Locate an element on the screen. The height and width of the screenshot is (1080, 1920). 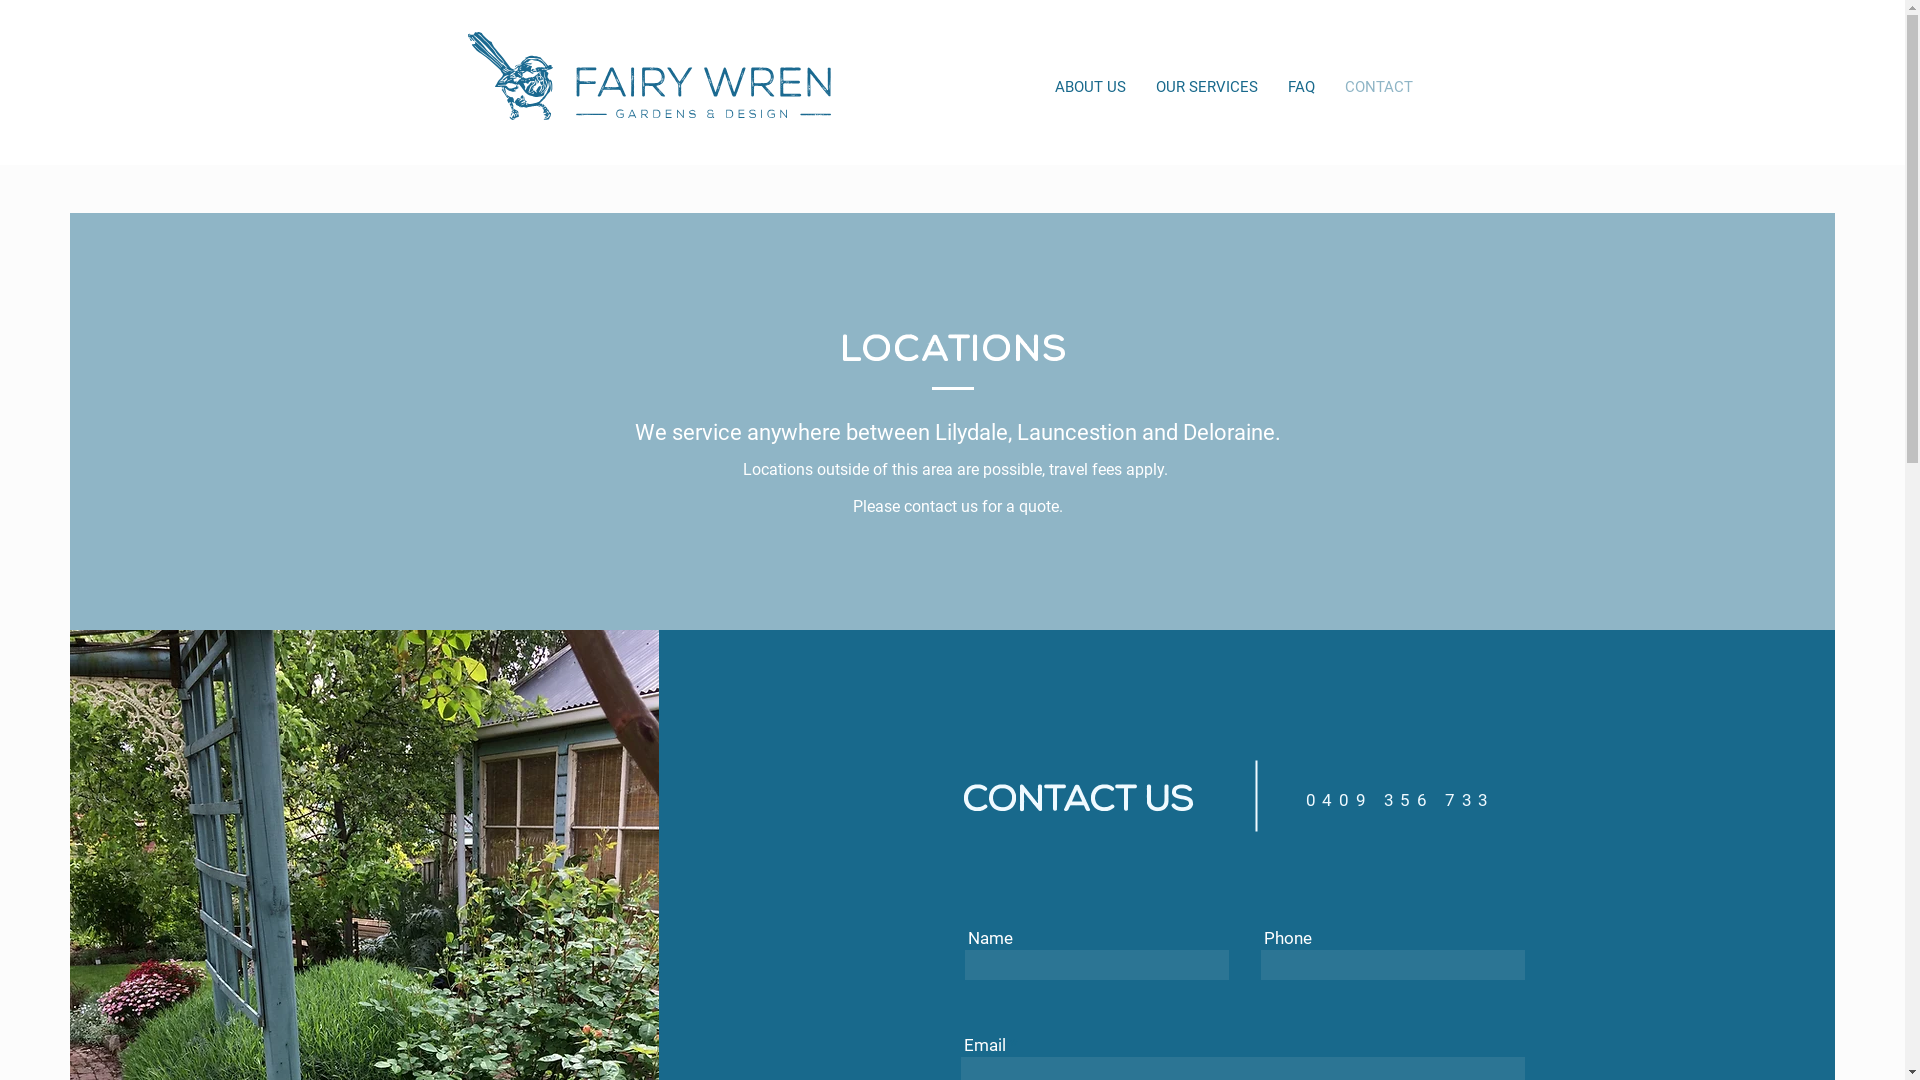
'OUR SERVICES' is located at coordinates (1141, 86).